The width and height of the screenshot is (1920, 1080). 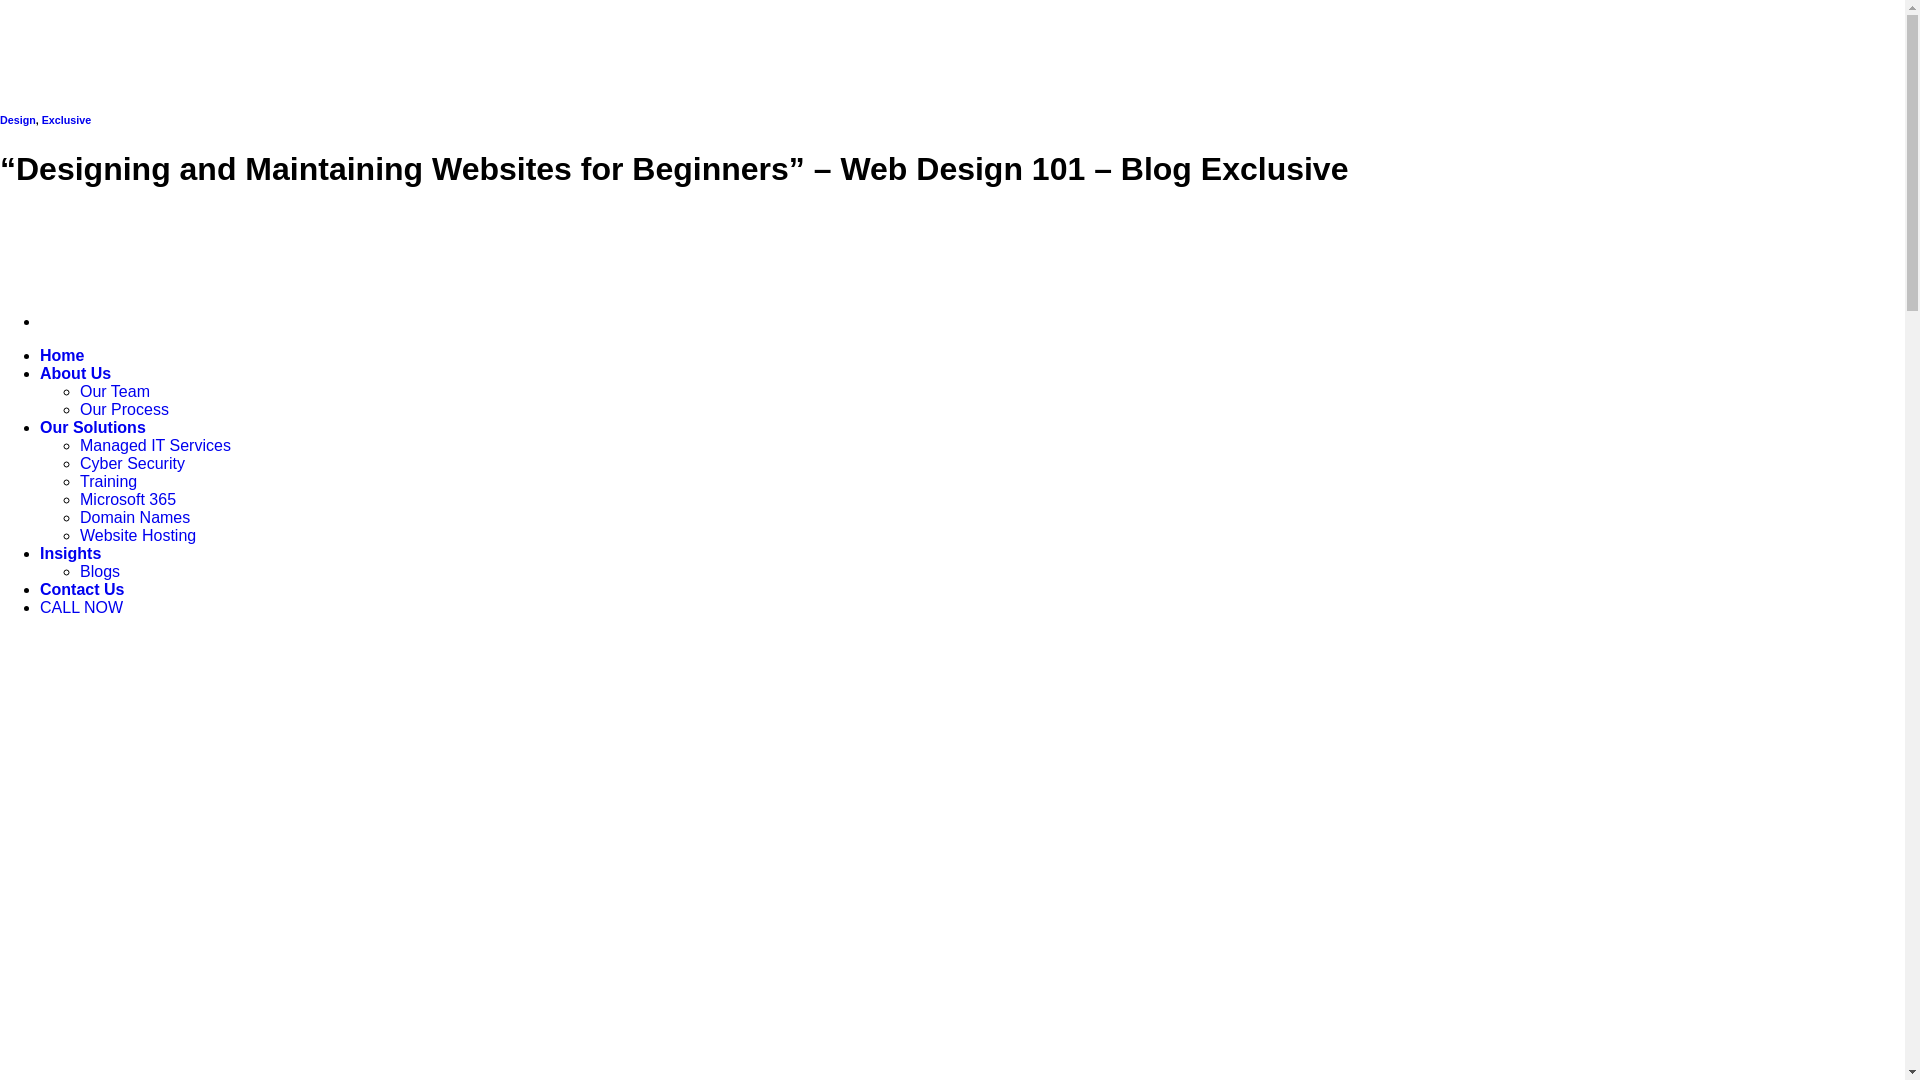 I want to click on 'About Us', so click(x=75, y=373).